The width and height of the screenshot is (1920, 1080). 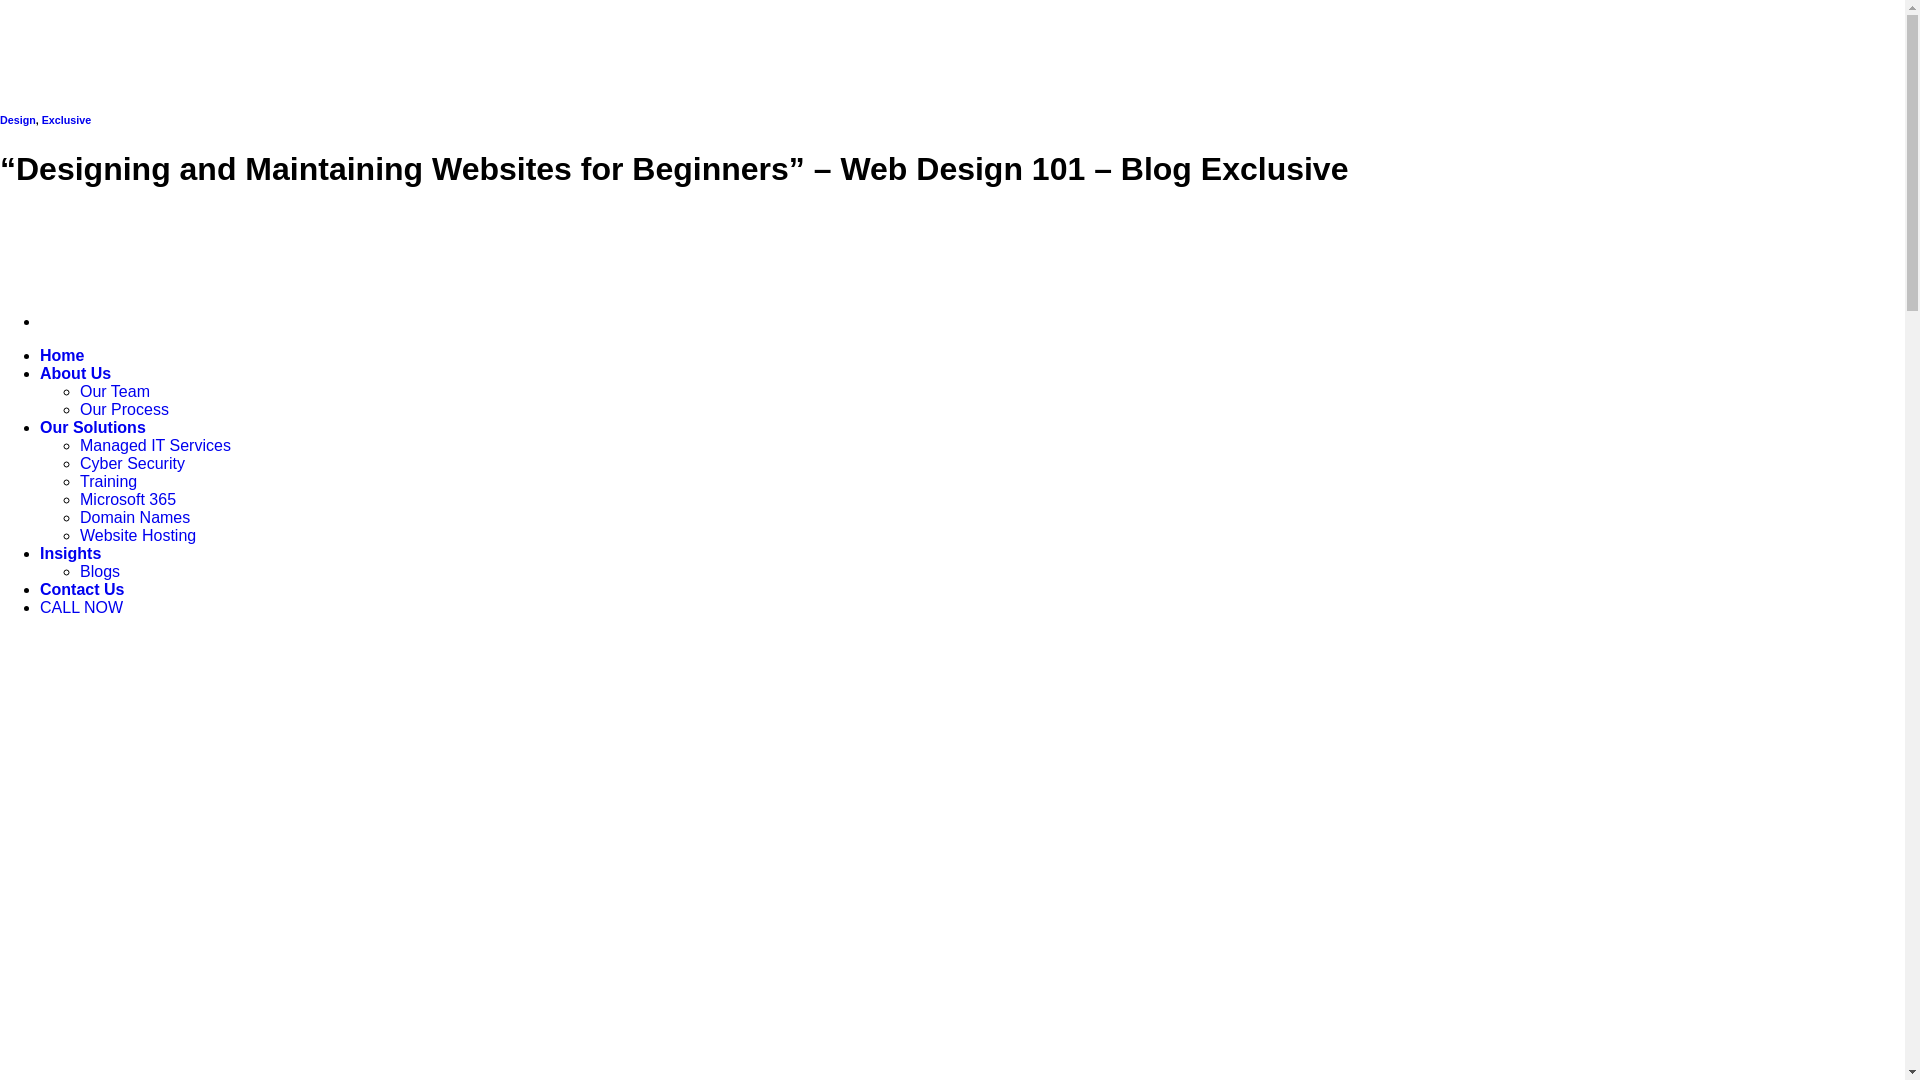 I want to click on 'About Us', so click(x=75, y=373).